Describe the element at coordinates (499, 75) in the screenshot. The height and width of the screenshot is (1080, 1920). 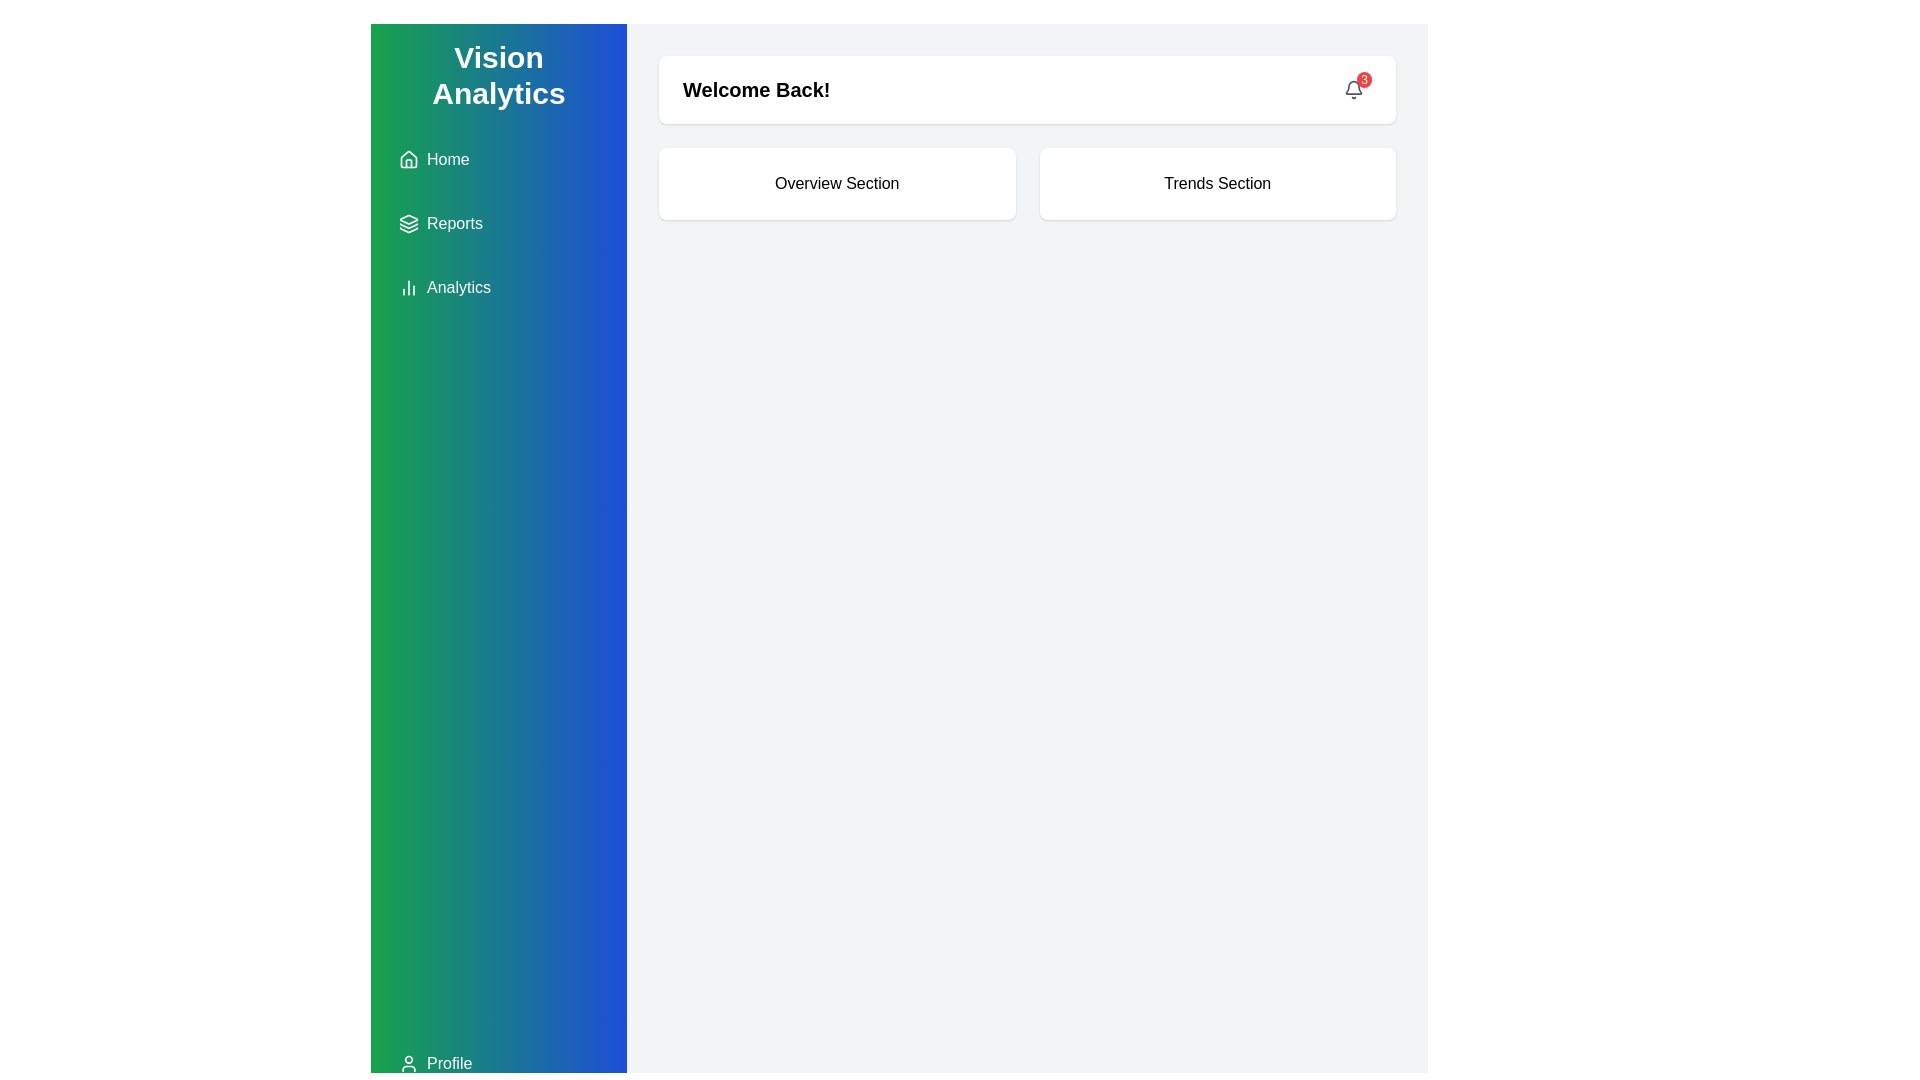
I see `text label indicating the primary theme of the sidebar, which is 'Vision Analytics.' This text label is located at the top of the sidebar on the left side of the interface` at that location.